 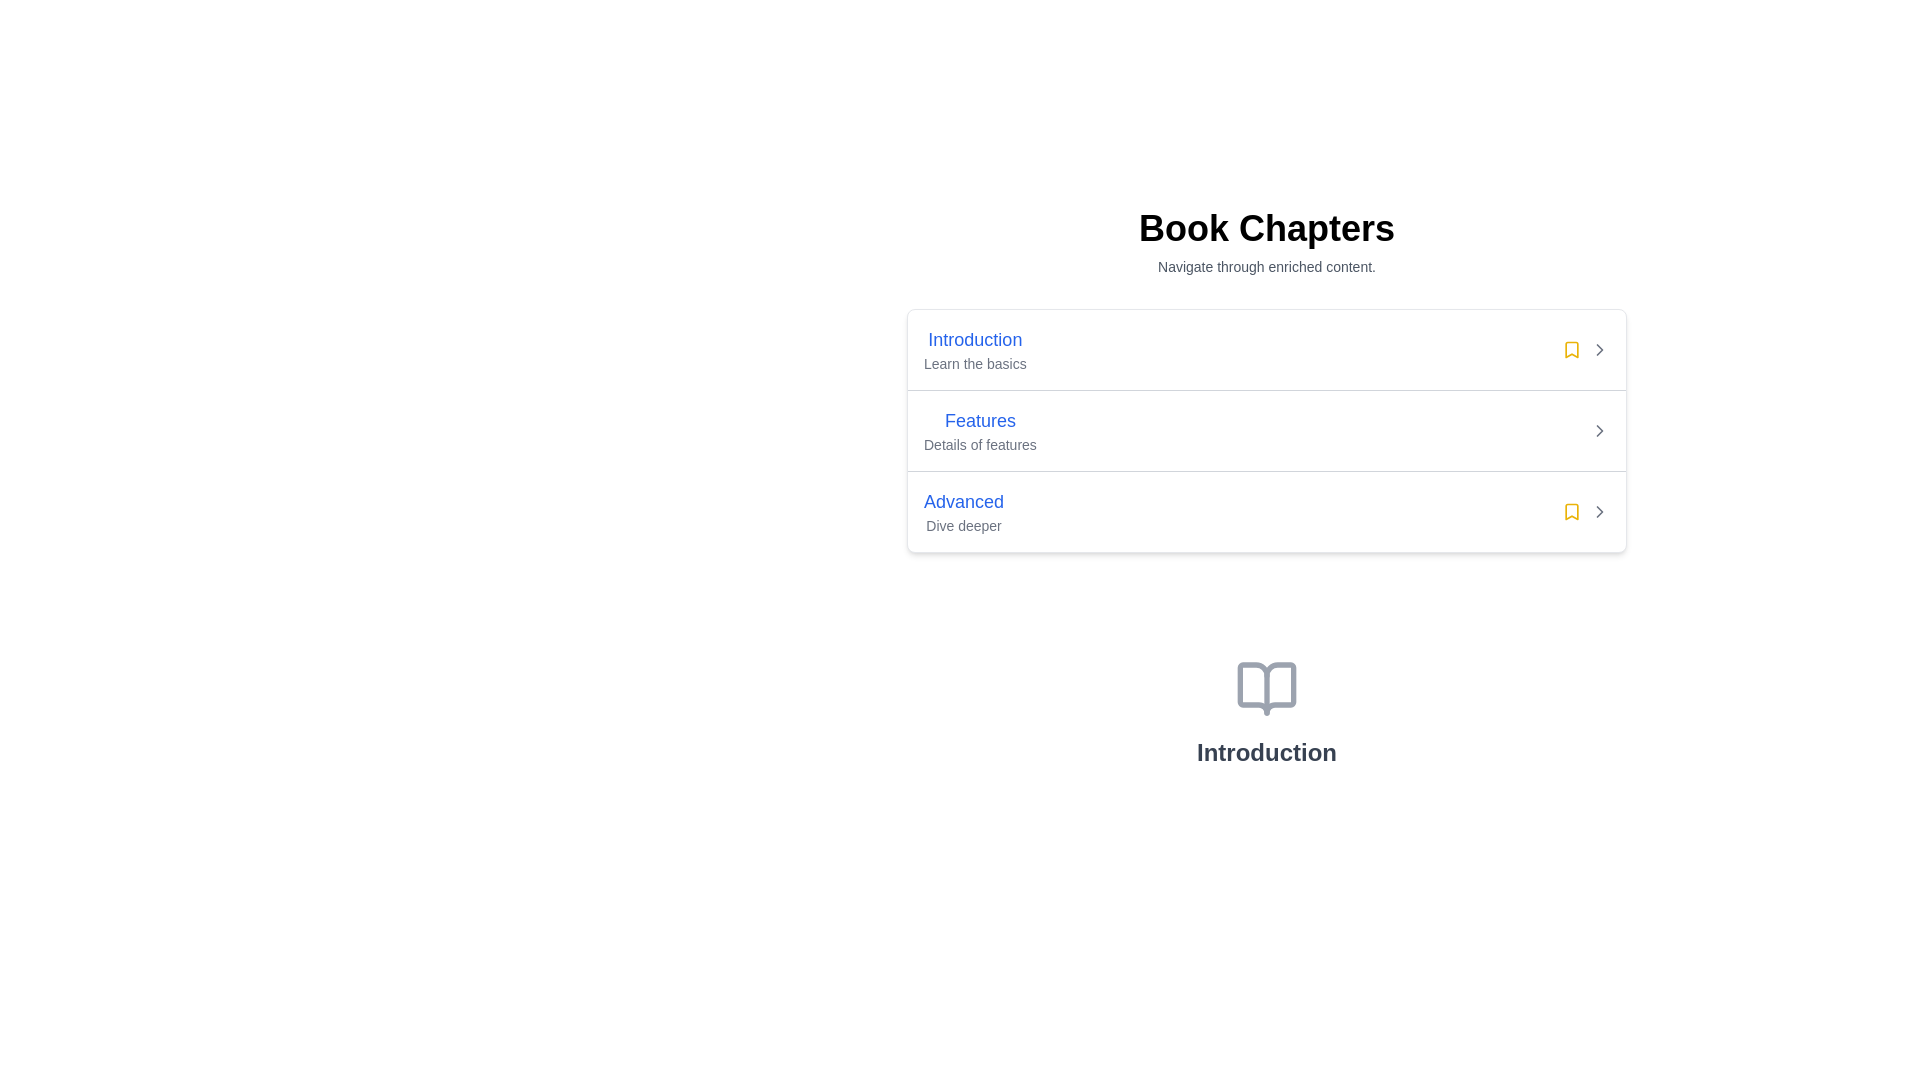 I want to click on the yellow bookmark icon element located within the 'Introduction' list item in the 'Book Chapters' section, positioned towards the right end of the item row, preceding the navigation arrow, so click(x=1570, y=349).